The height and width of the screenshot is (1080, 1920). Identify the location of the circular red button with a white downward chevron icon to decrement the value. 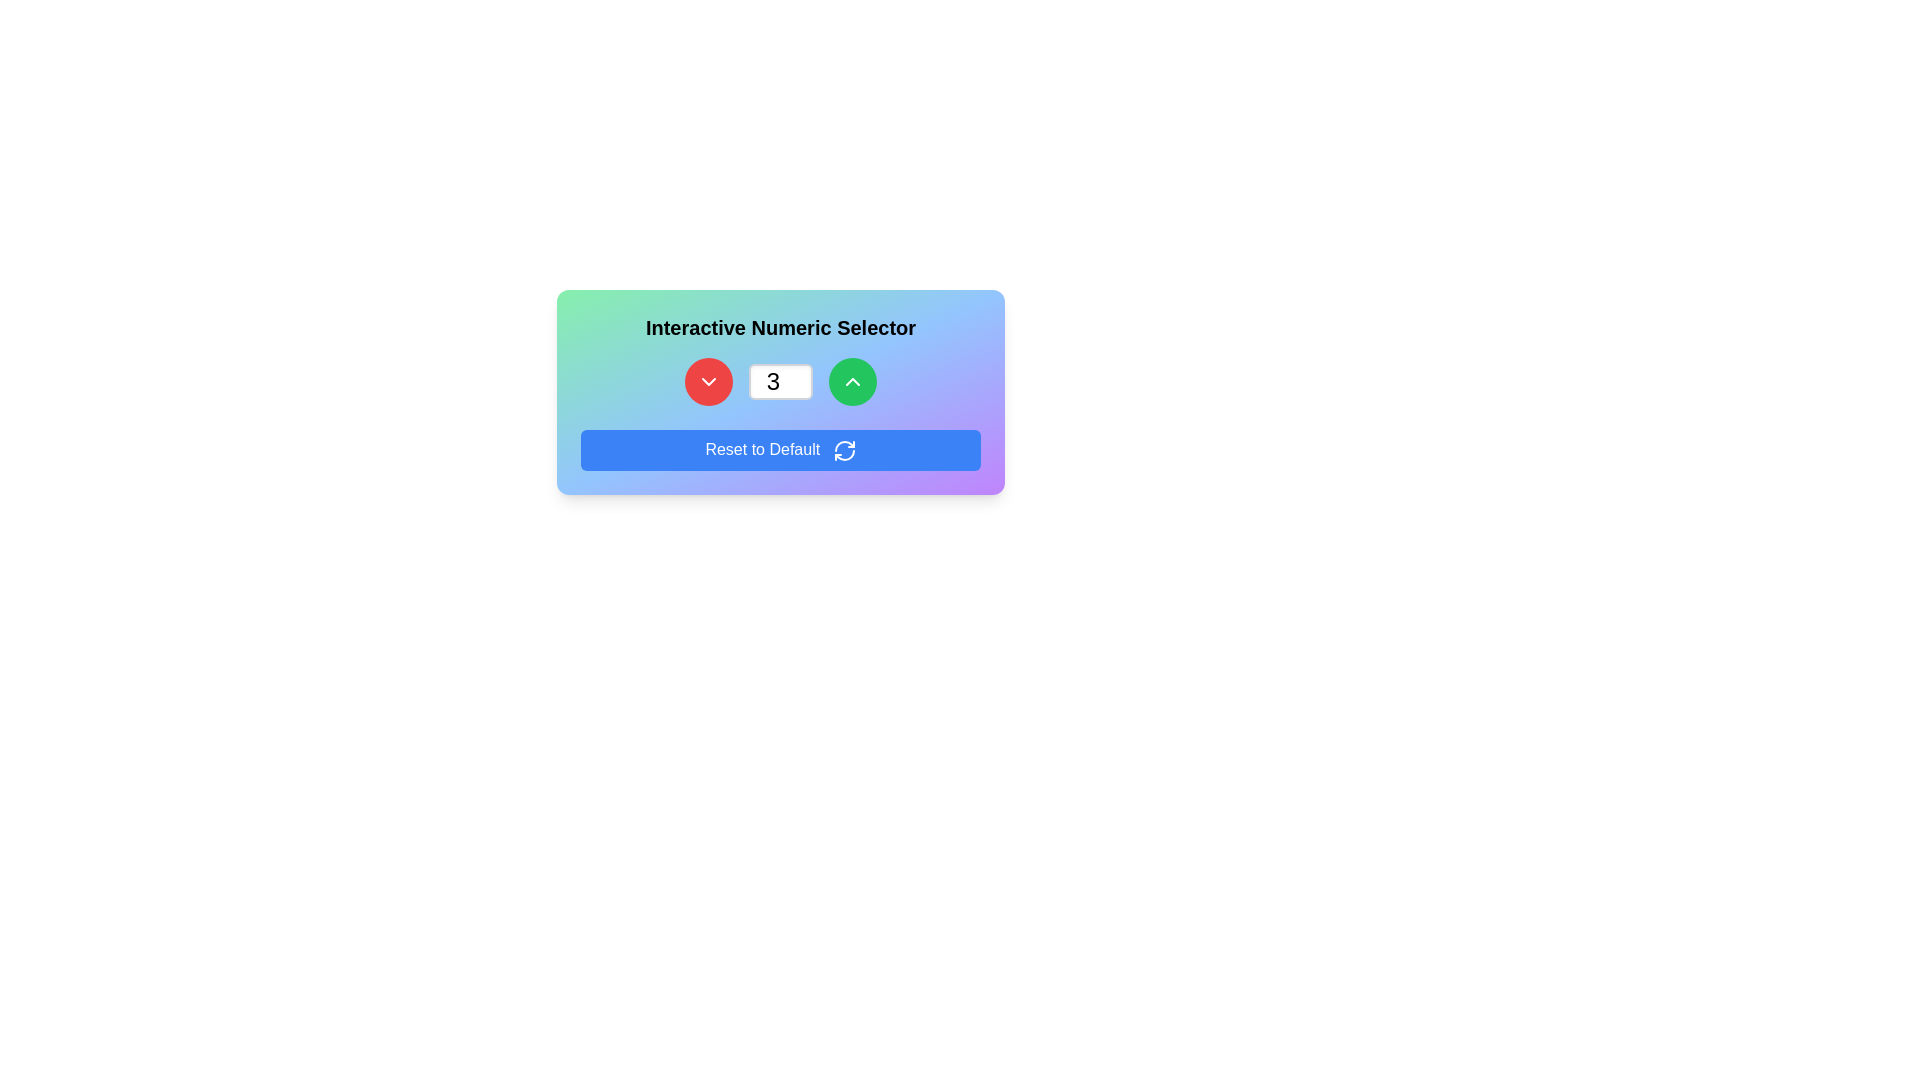
(709, 381).